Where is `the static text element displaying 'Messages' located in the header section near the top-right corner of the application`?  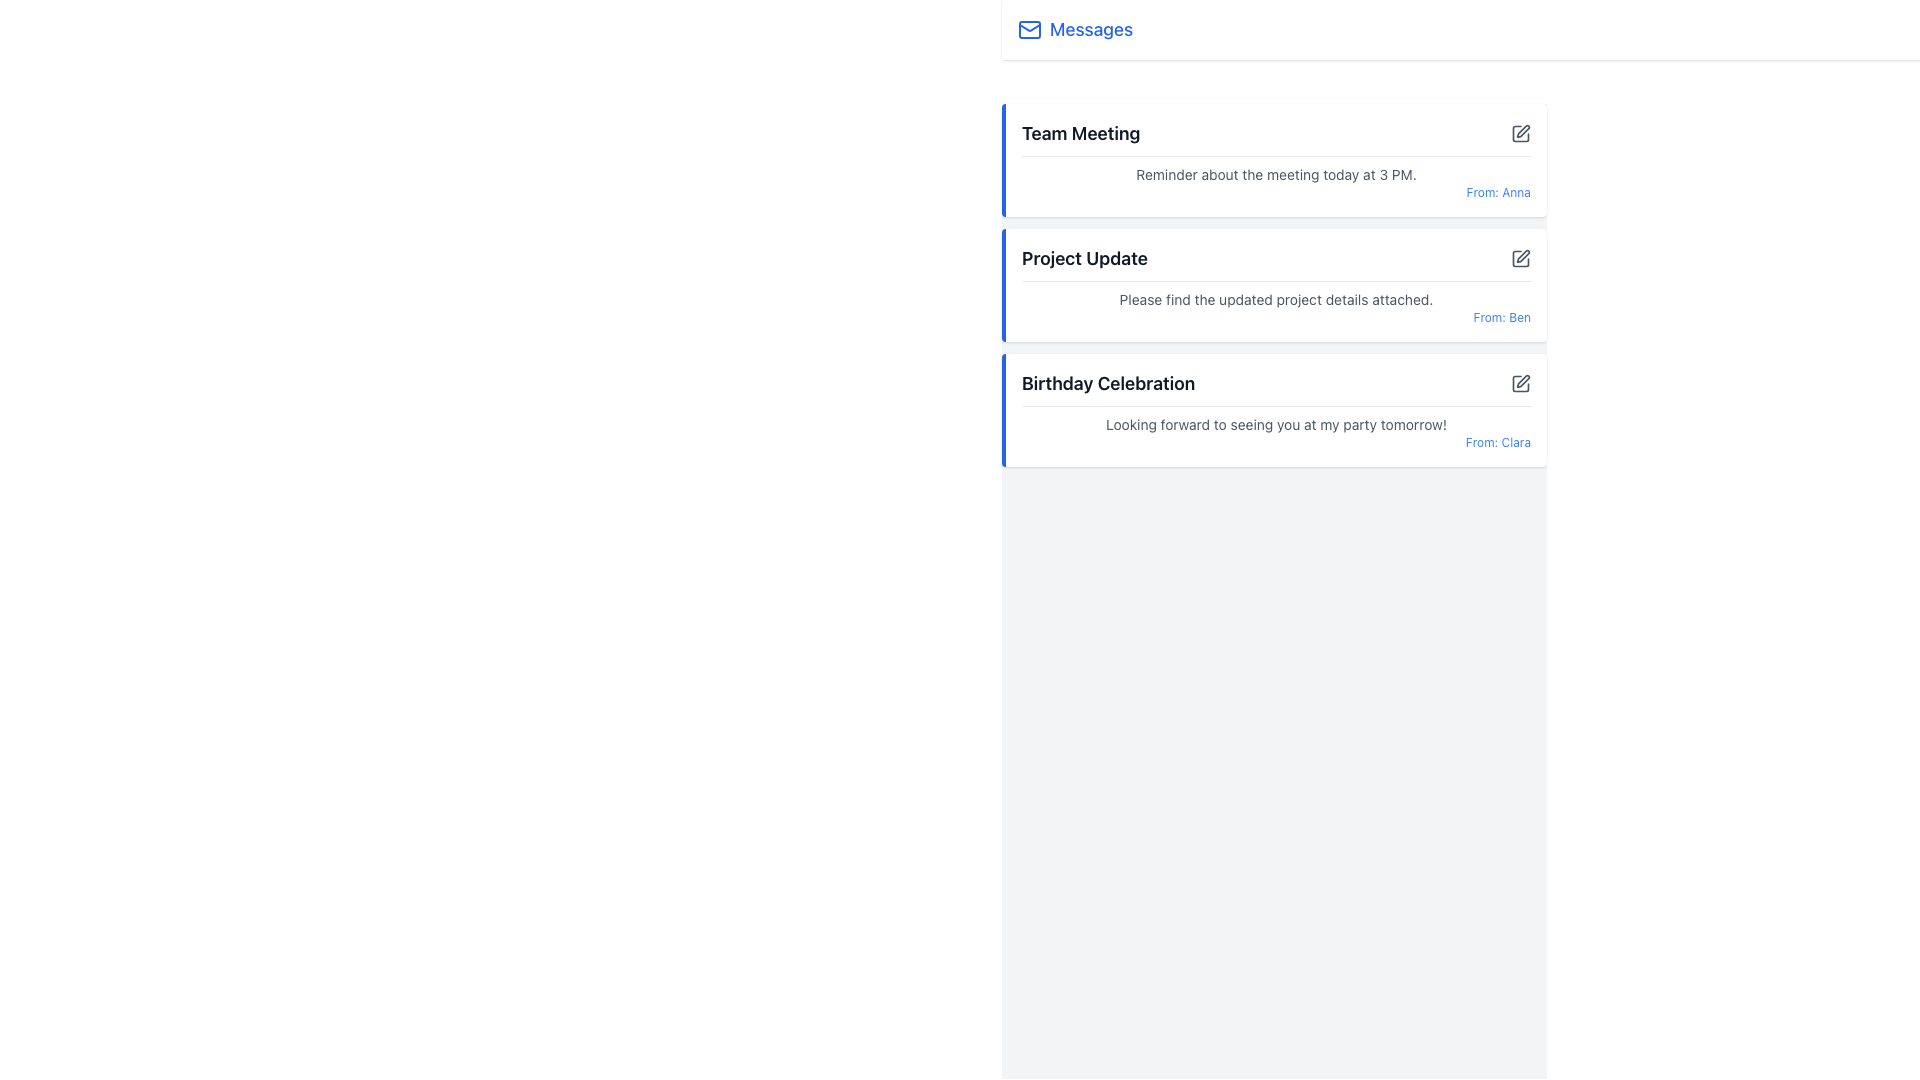
the static text element displaying 'Messages' located in the header section near the top-right corner of the application is located at coordinates (1090, 30).